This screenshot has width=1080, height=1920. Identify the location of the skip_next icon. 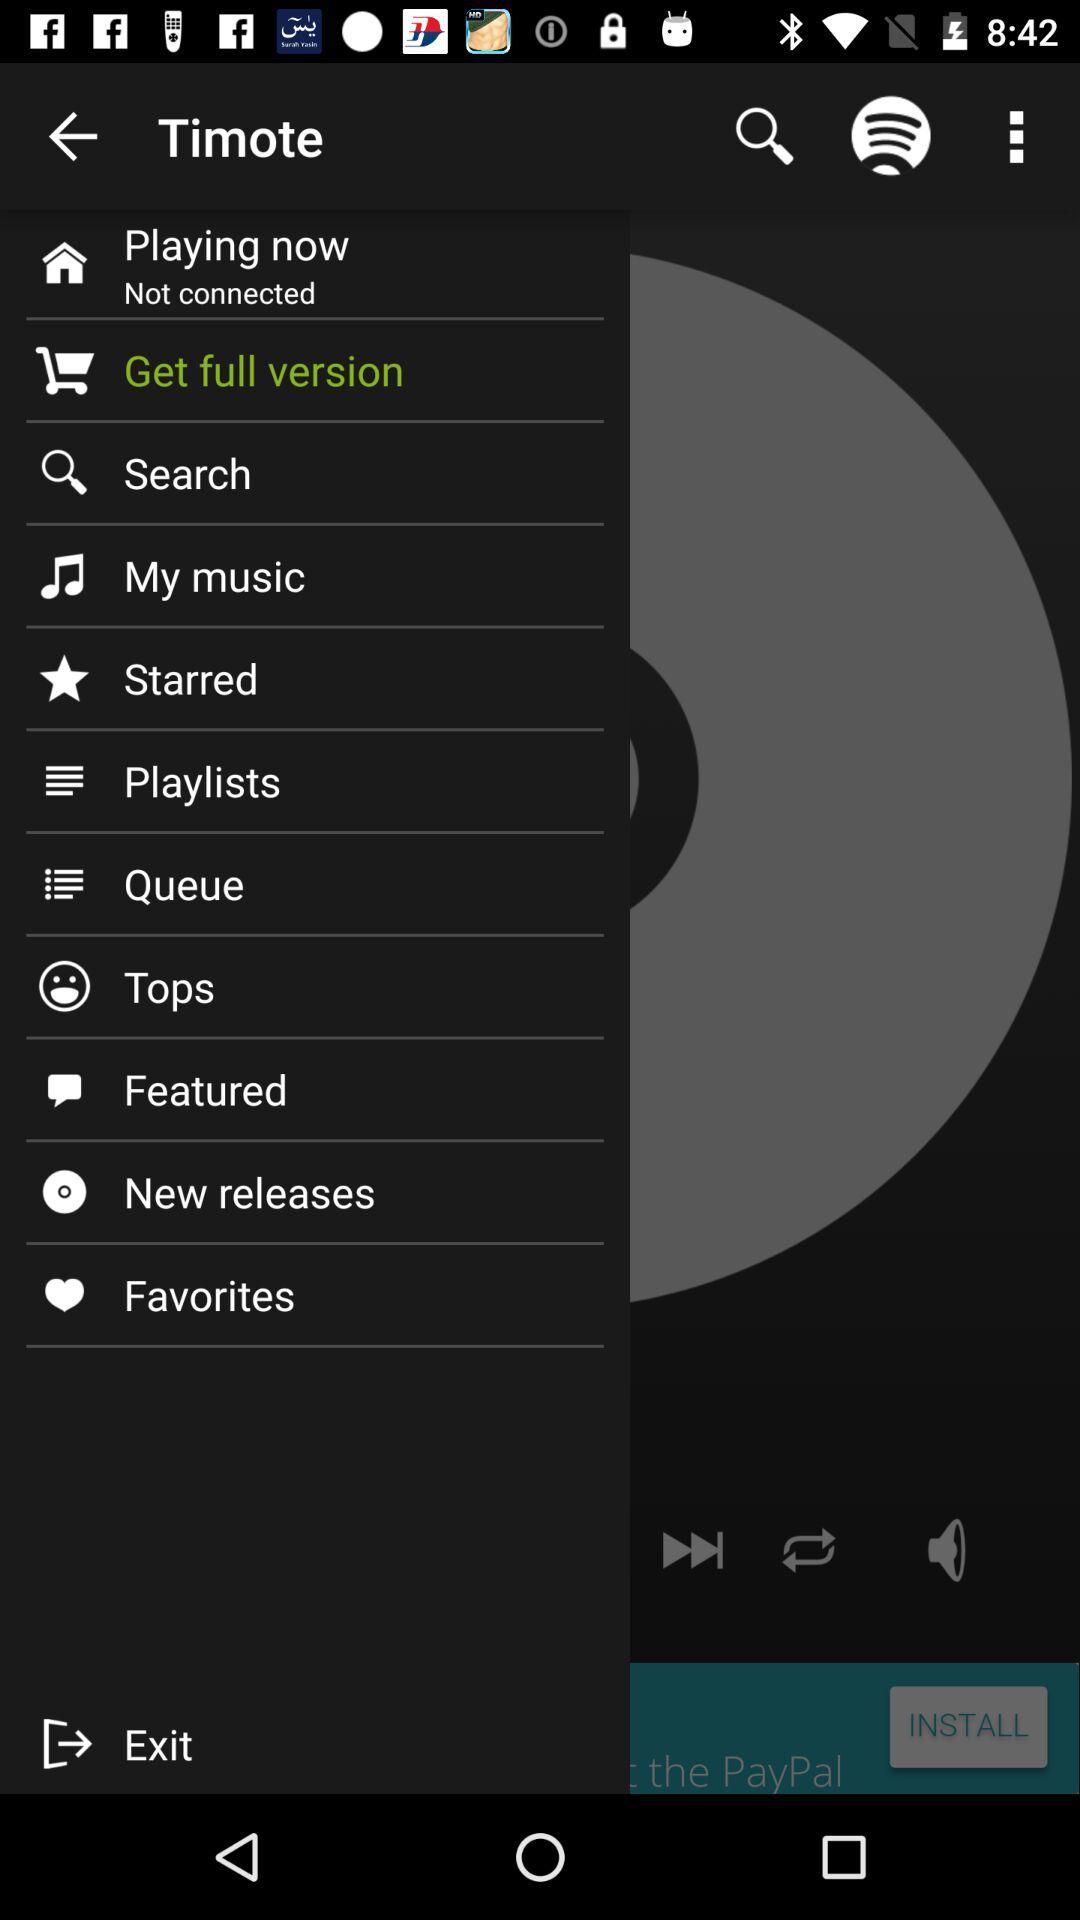
(692, 1549).